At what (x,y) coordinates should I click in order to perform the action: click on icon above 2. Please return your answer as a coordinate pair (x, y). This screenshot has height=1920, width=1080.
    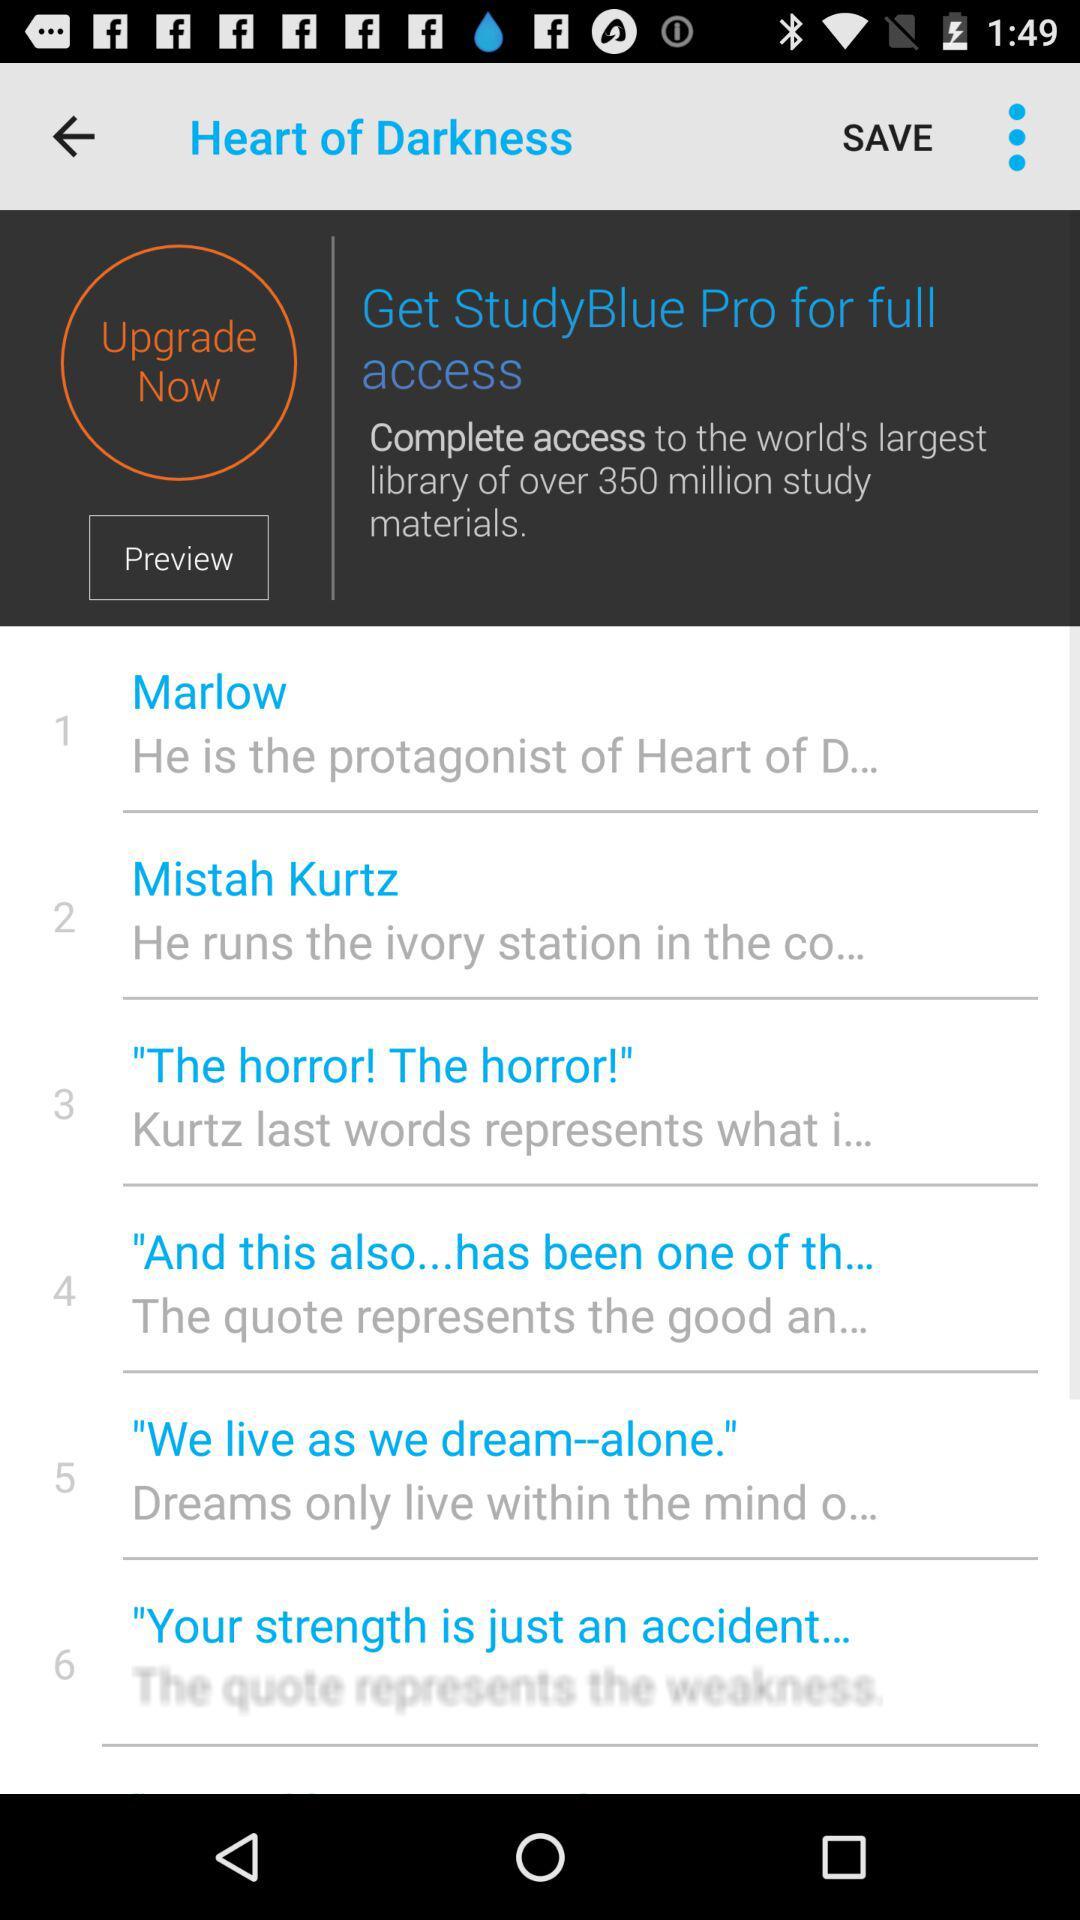
    Looking at the image, I should click on (63, 728).